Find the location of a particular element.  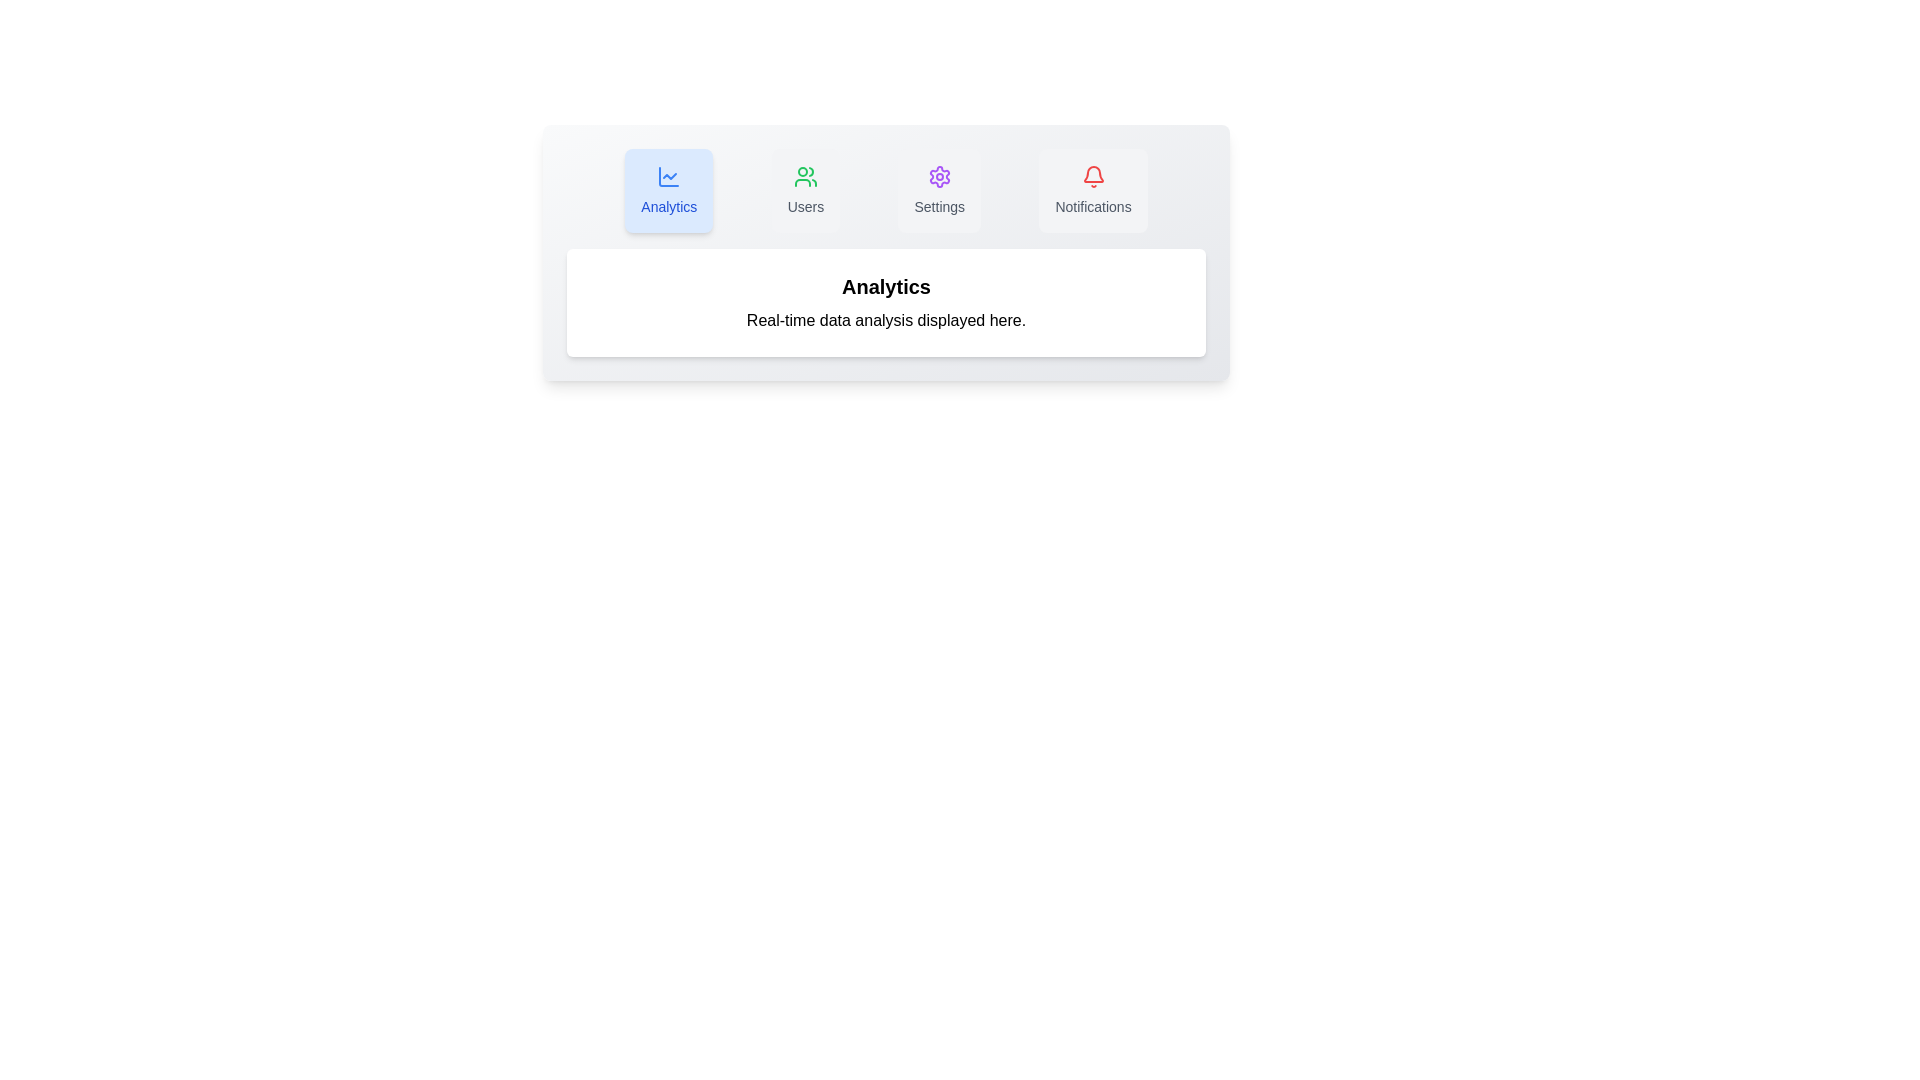

the Users tab to switch to it is located at coordinates (805, 191).